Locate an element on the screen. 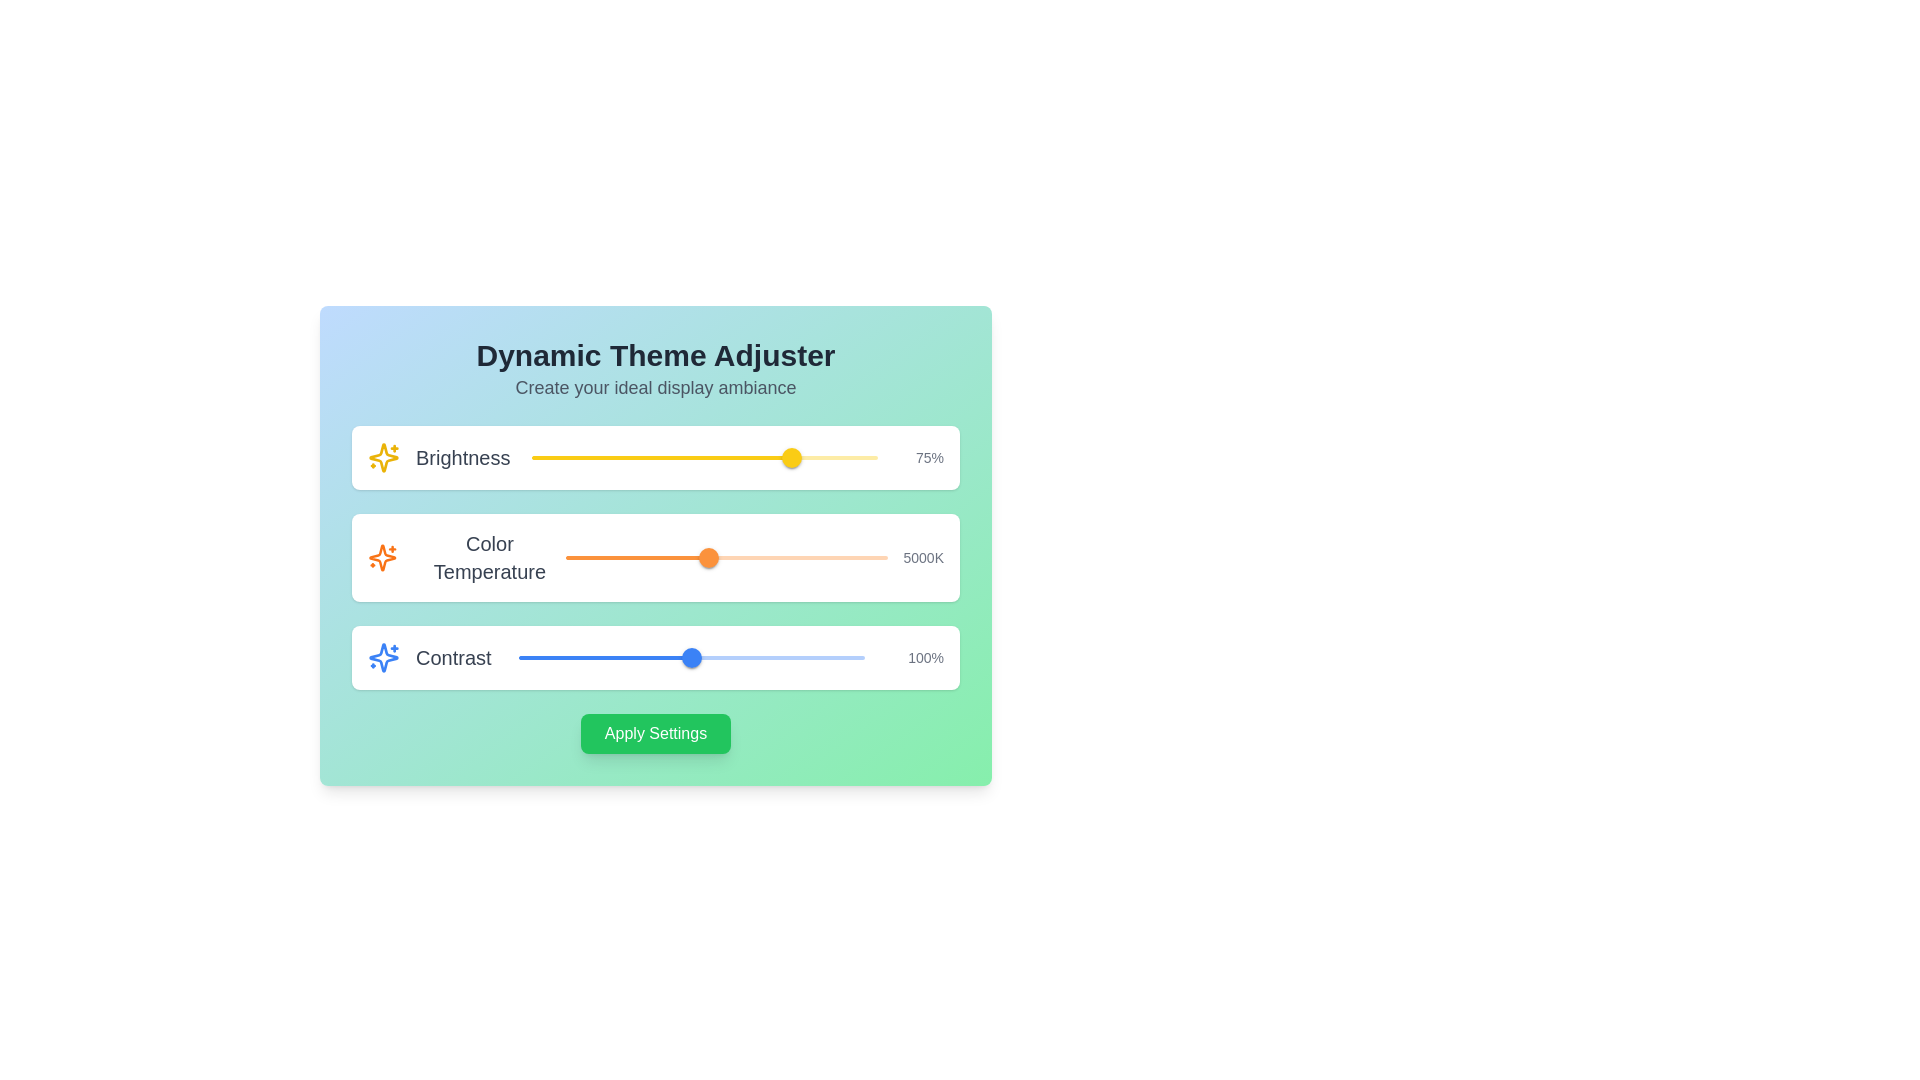 Image resolution: width=1920 pixels, height=1080 pixels. the contrast level is located at coordinates (802, 658).